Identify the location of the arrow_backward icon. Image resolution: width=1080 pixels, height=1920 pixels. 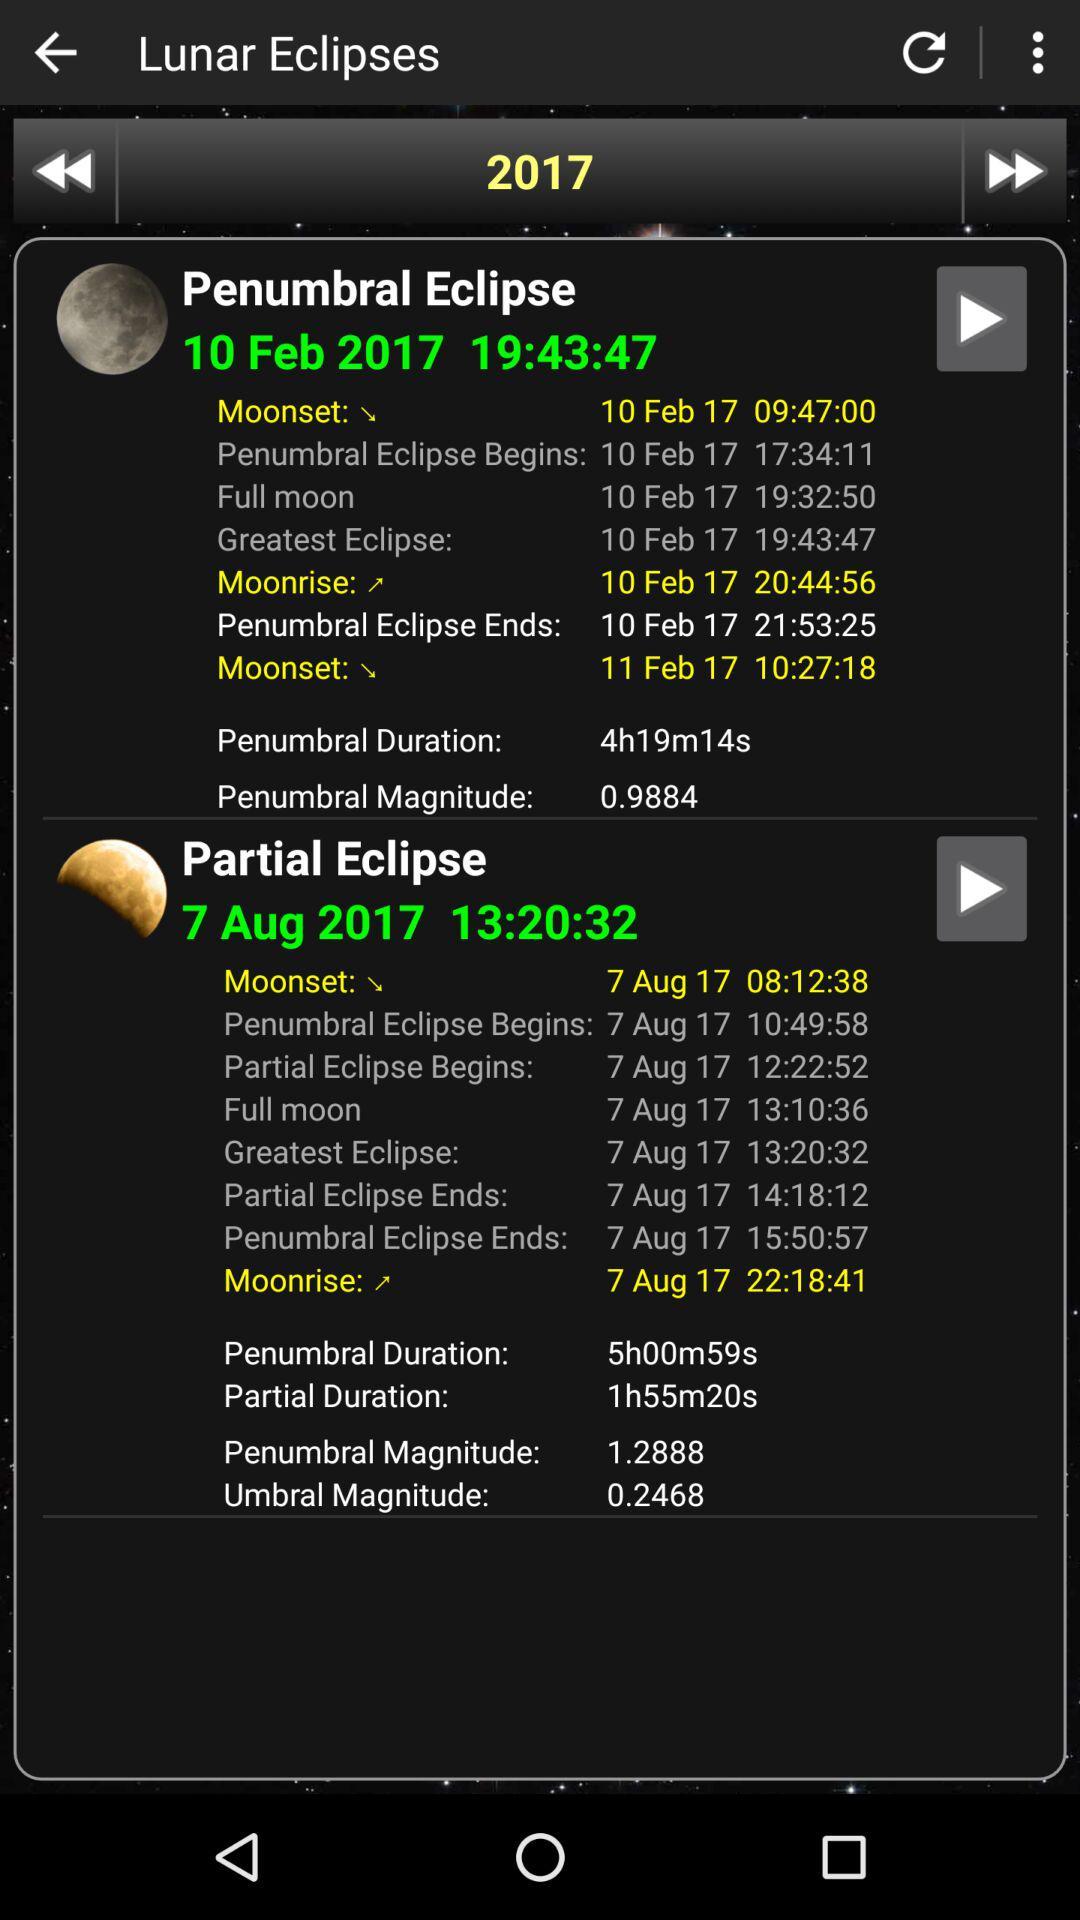
(54, 52).